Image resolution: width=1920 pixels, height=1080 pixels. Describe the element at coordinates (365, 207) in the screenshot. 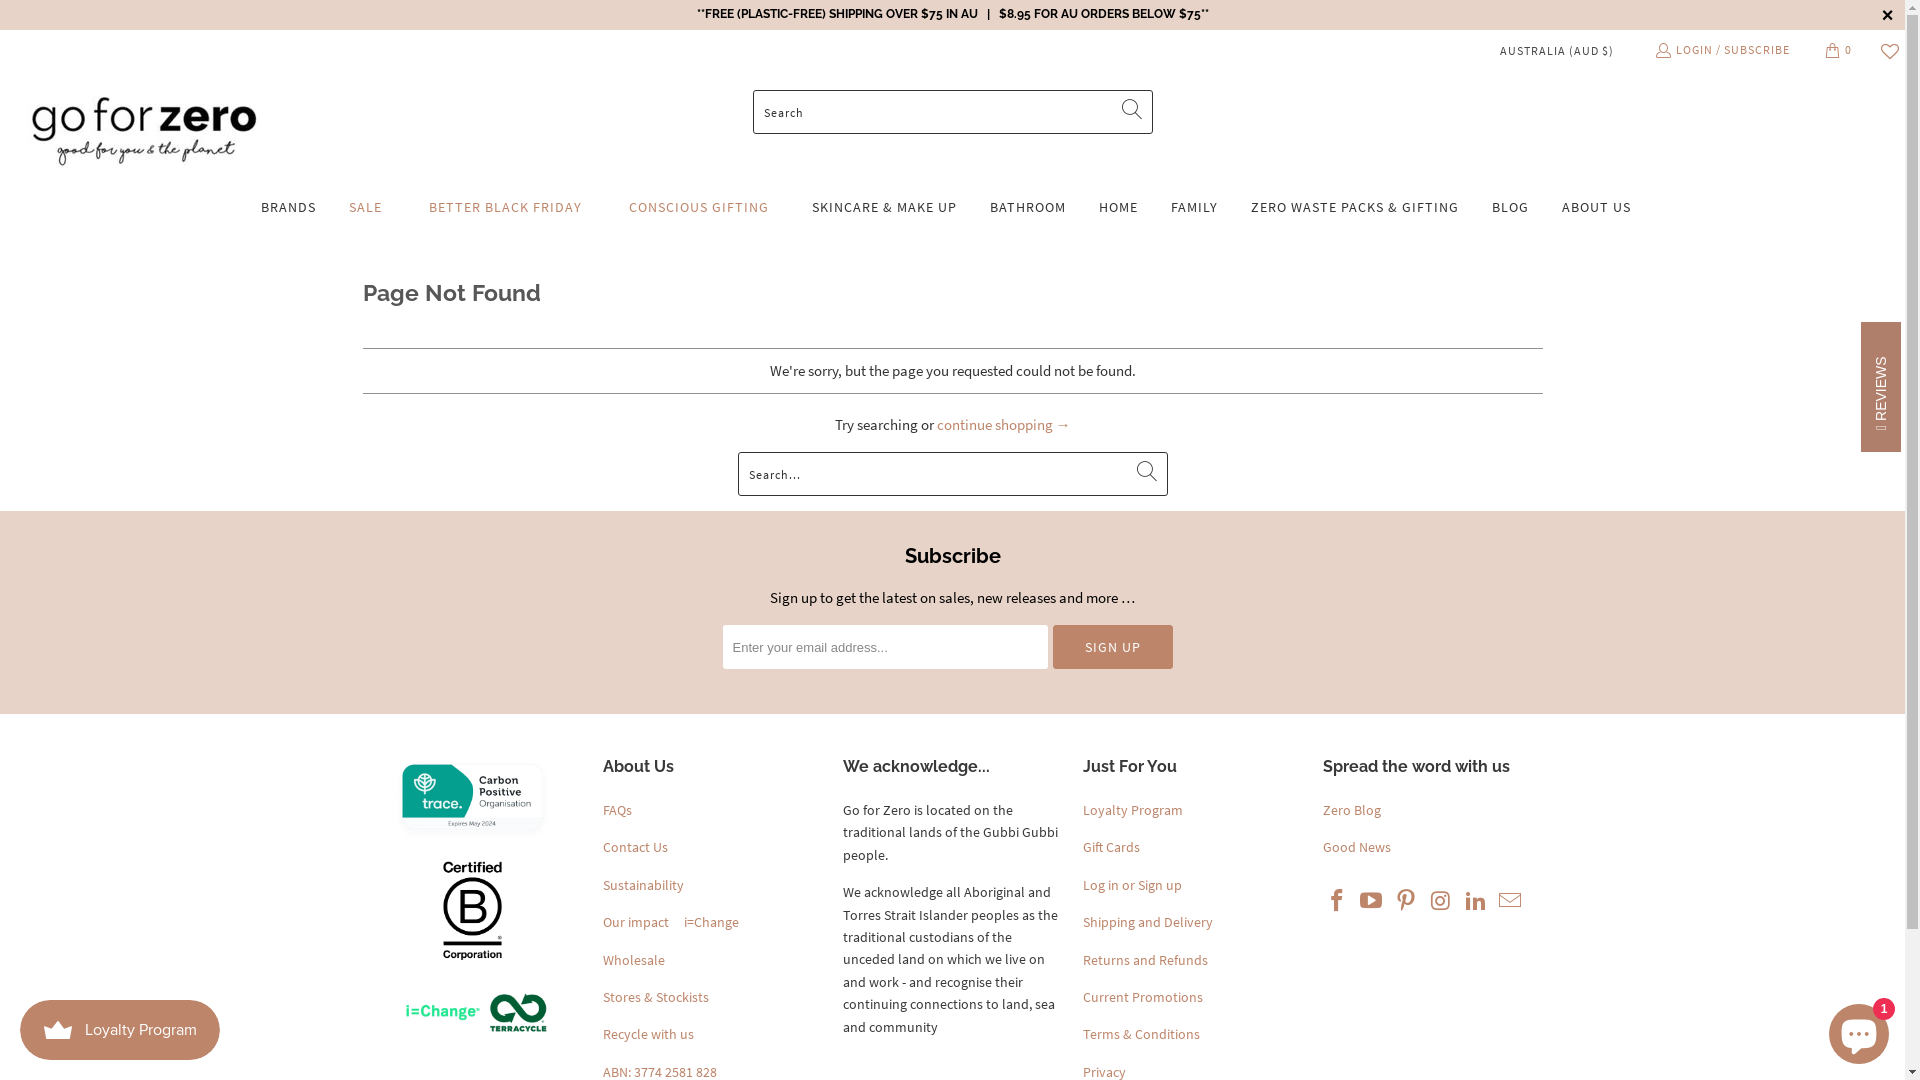

I see `'SALE'` at that location.